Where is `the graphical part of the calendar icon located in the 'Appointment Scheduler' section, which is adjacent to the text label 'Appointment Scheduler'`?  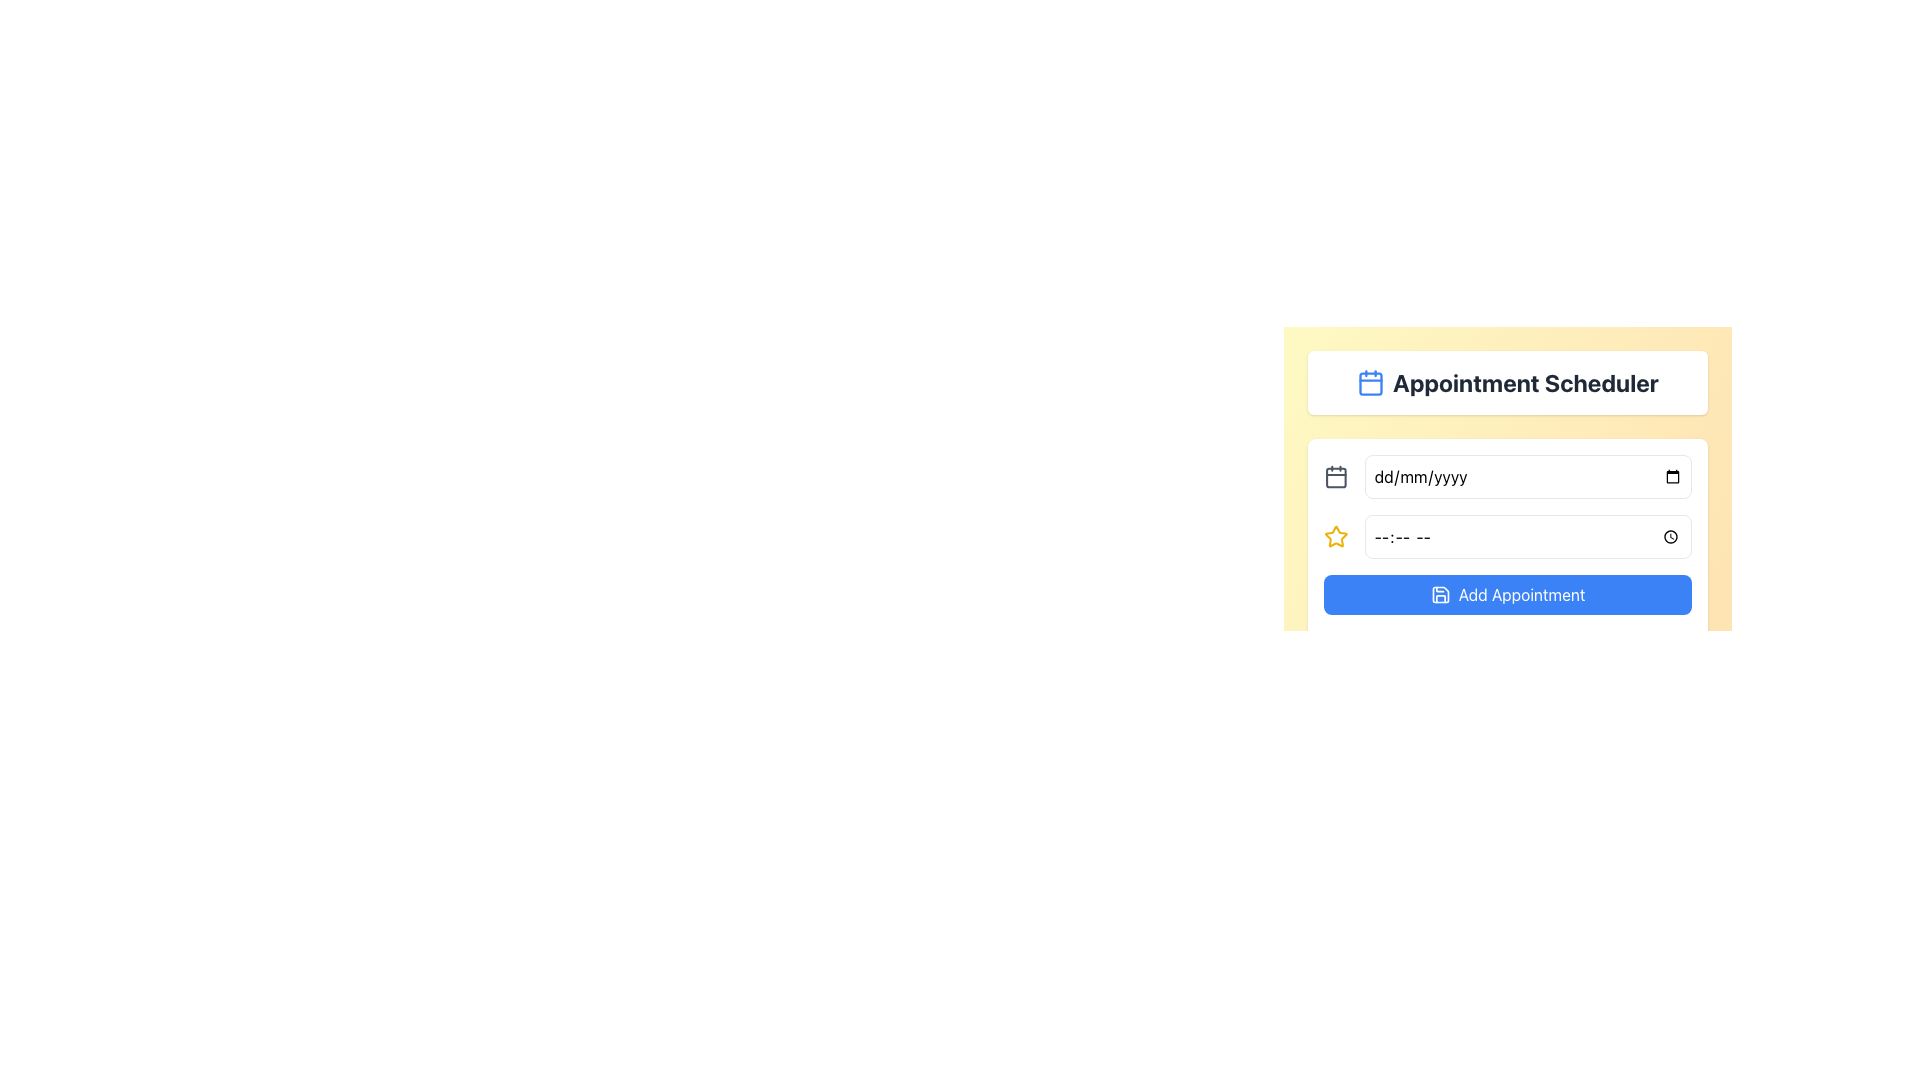
the graphical part of the calendar icon located in the 'Appointment Scheduler' section, which is adjacent to the text label 'Appointment Scheduler' is located at coordinates (1370, 384).